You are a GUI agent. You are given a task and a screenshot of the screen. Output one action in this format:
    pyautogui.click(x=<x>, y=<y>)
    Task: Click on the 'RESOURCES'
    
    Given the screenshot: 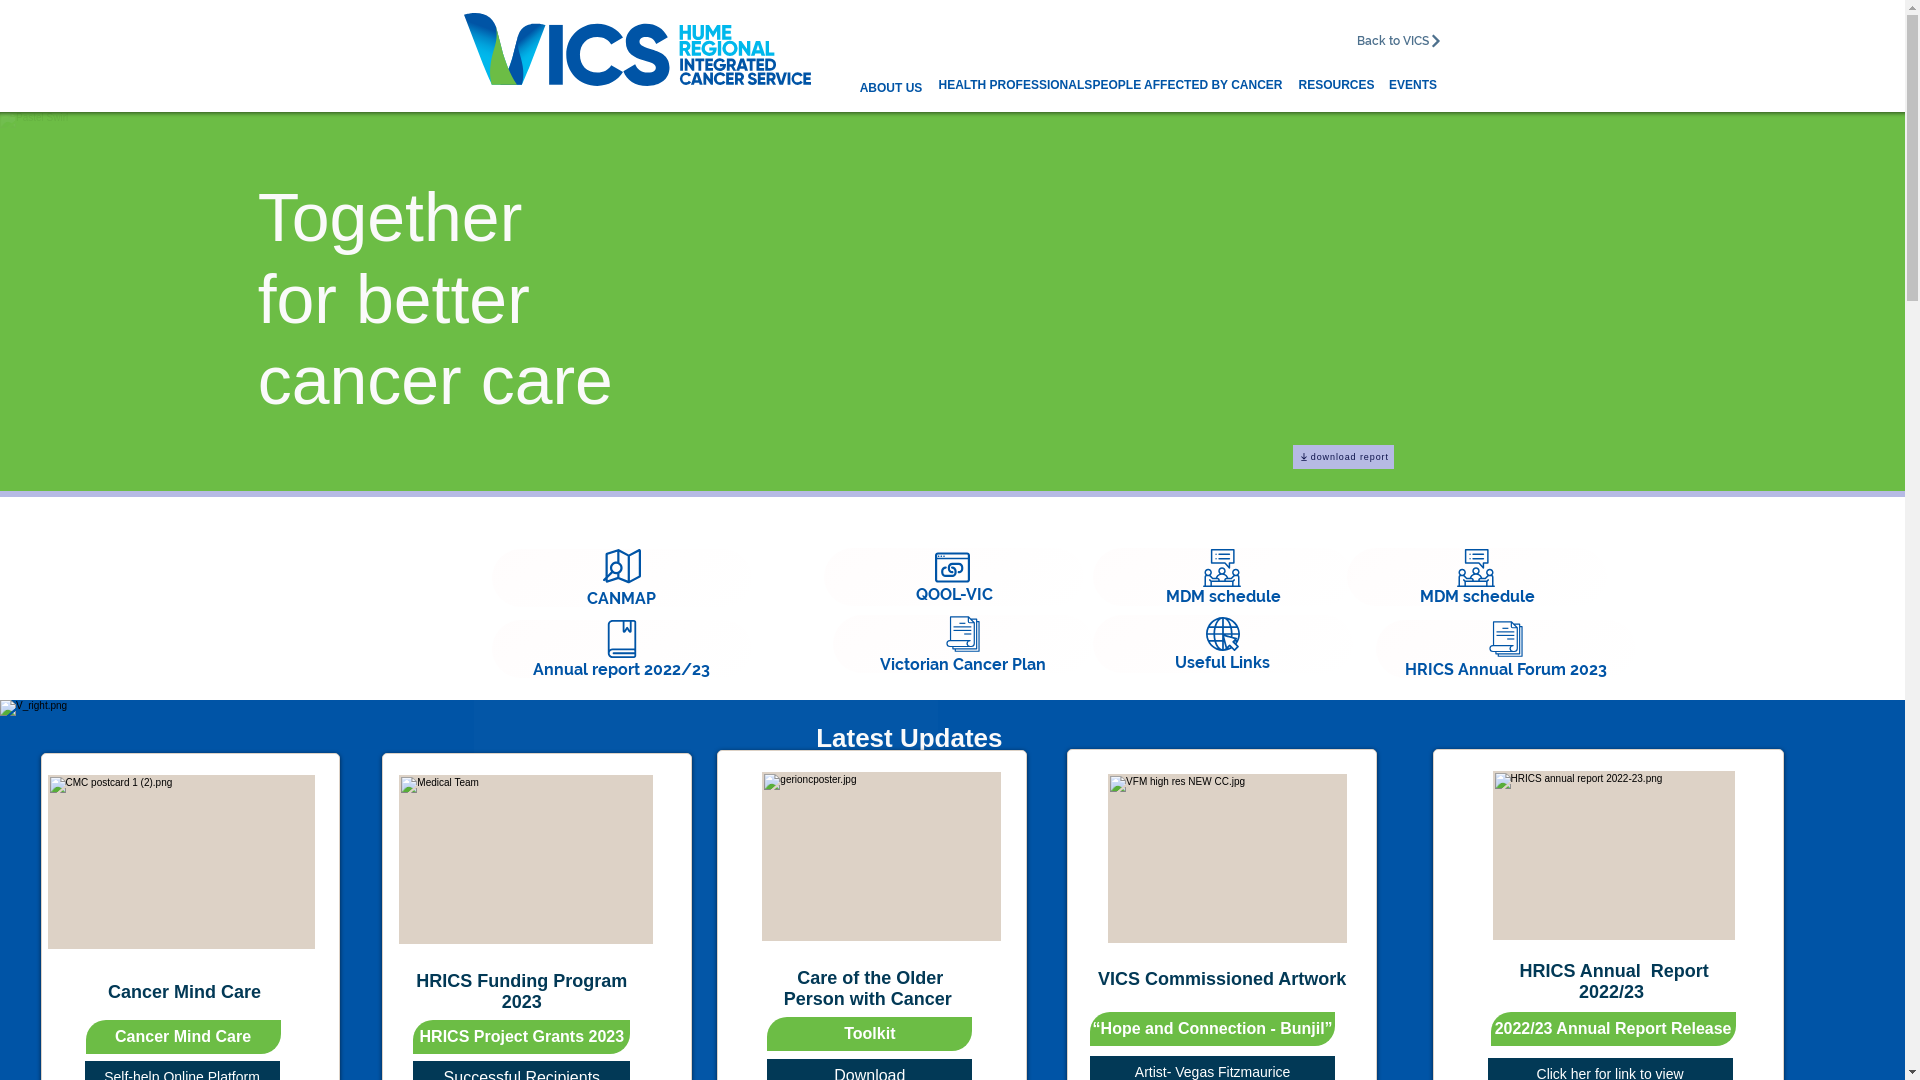 What is the action you would take?
    pyautogui.click(x=1335, y=84)
    